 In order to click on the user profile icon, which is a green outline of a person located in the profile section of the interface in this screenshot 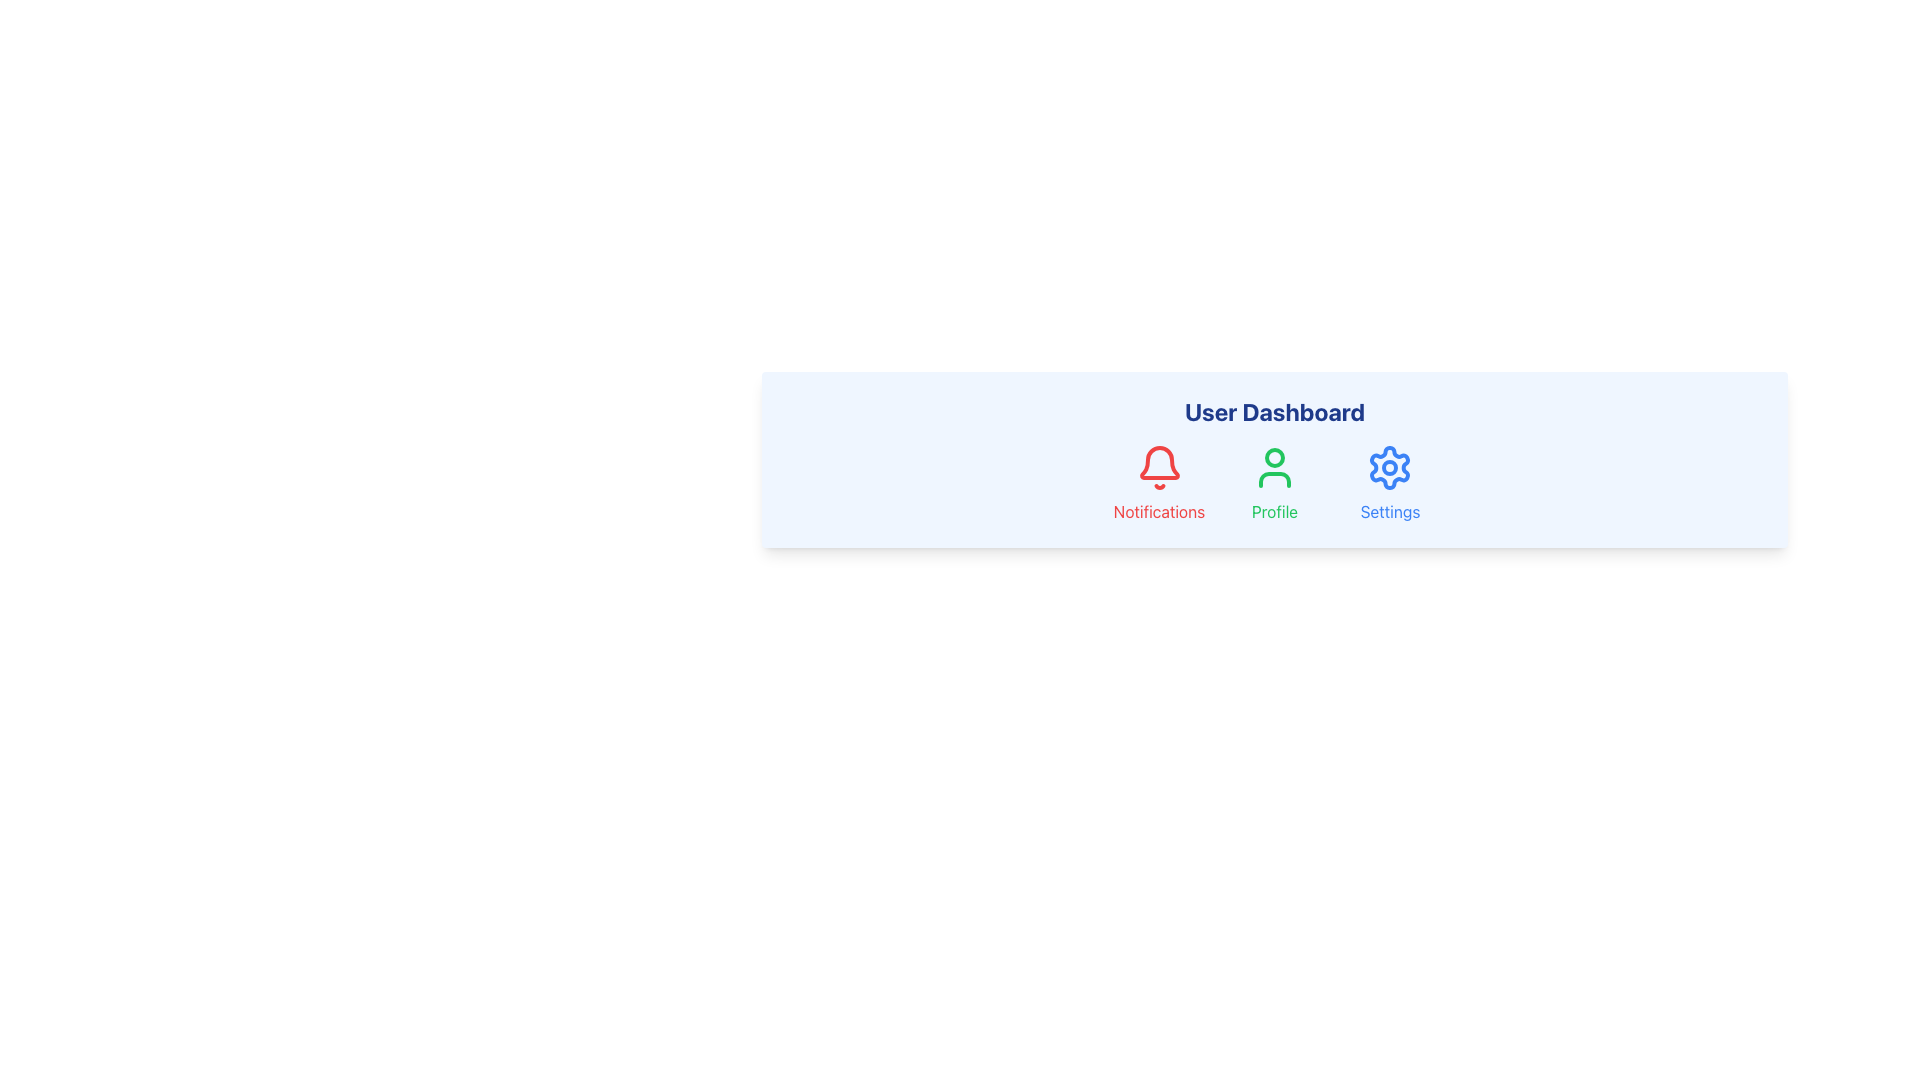, I will do `click(1272, 467)`.